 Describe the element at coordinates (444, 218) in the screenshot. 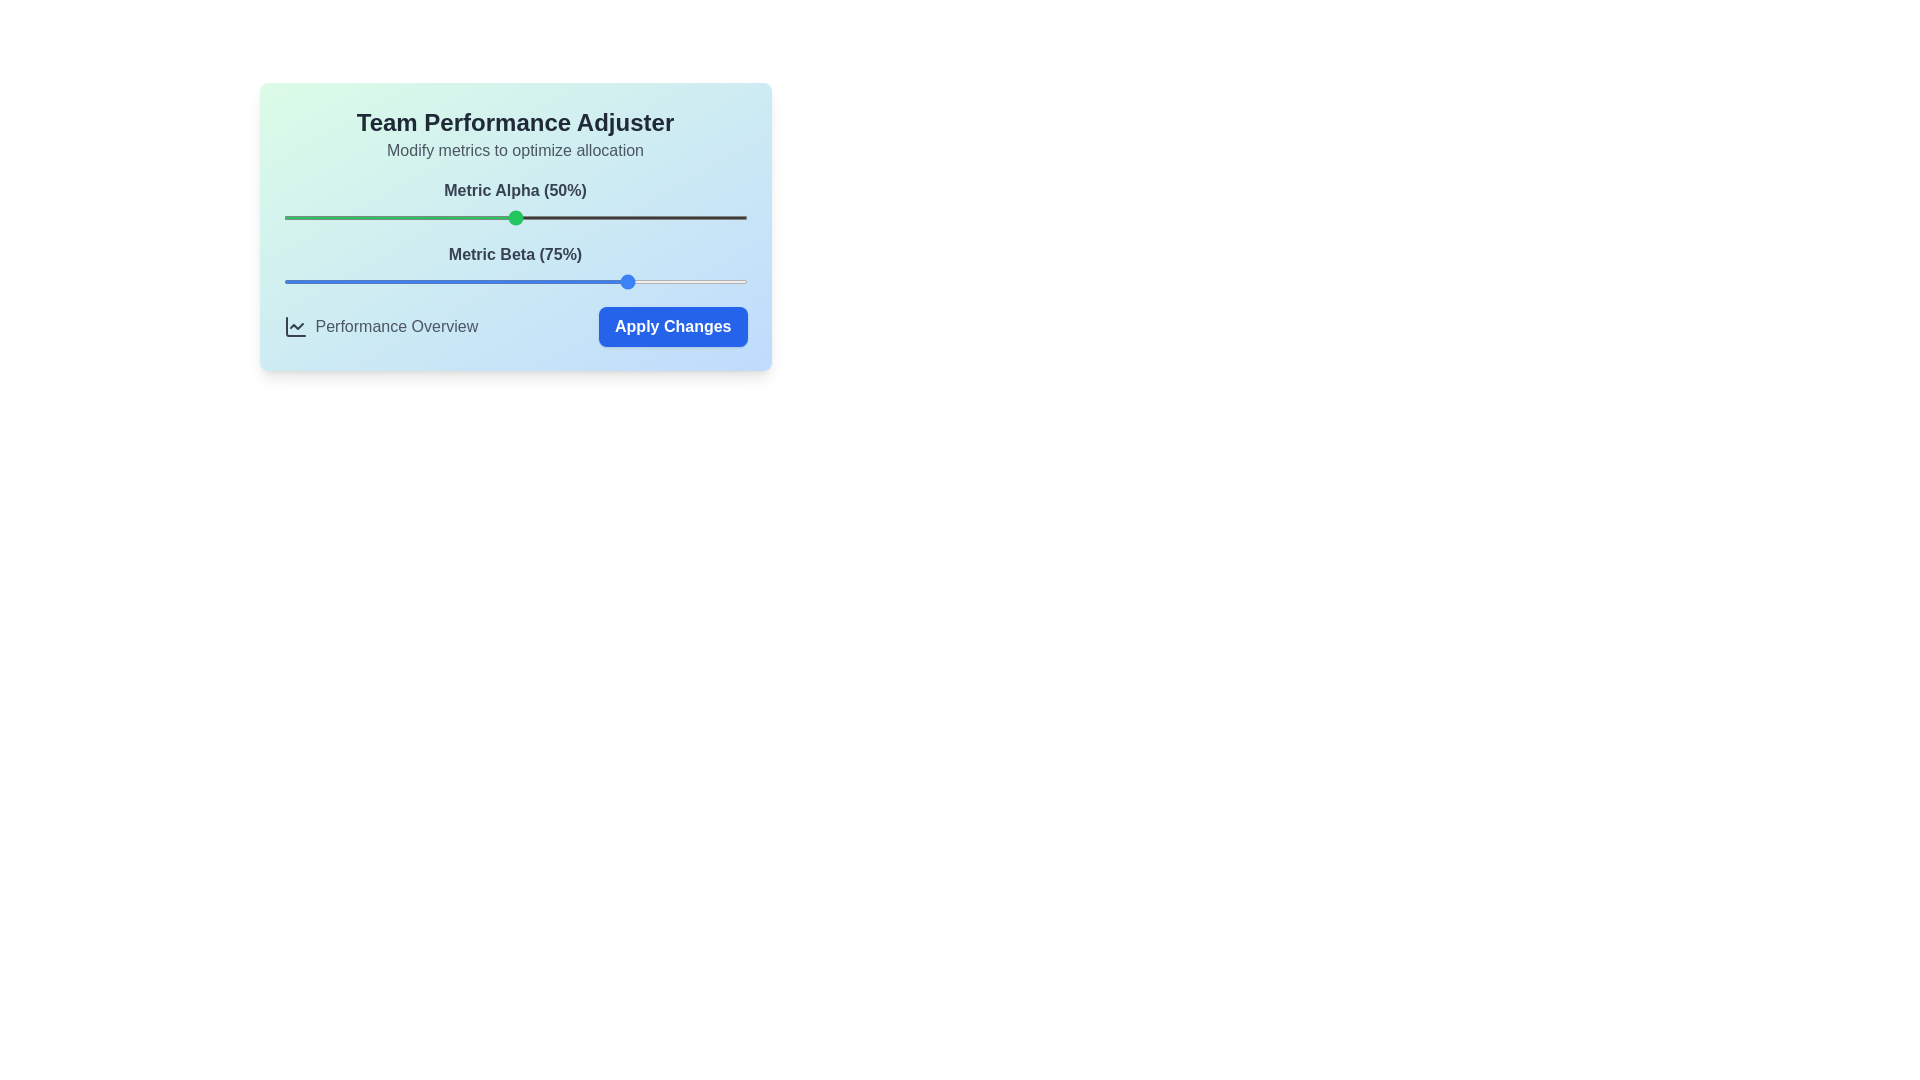

I see `the Metric Alpha slider to set its value to 35` at that location.